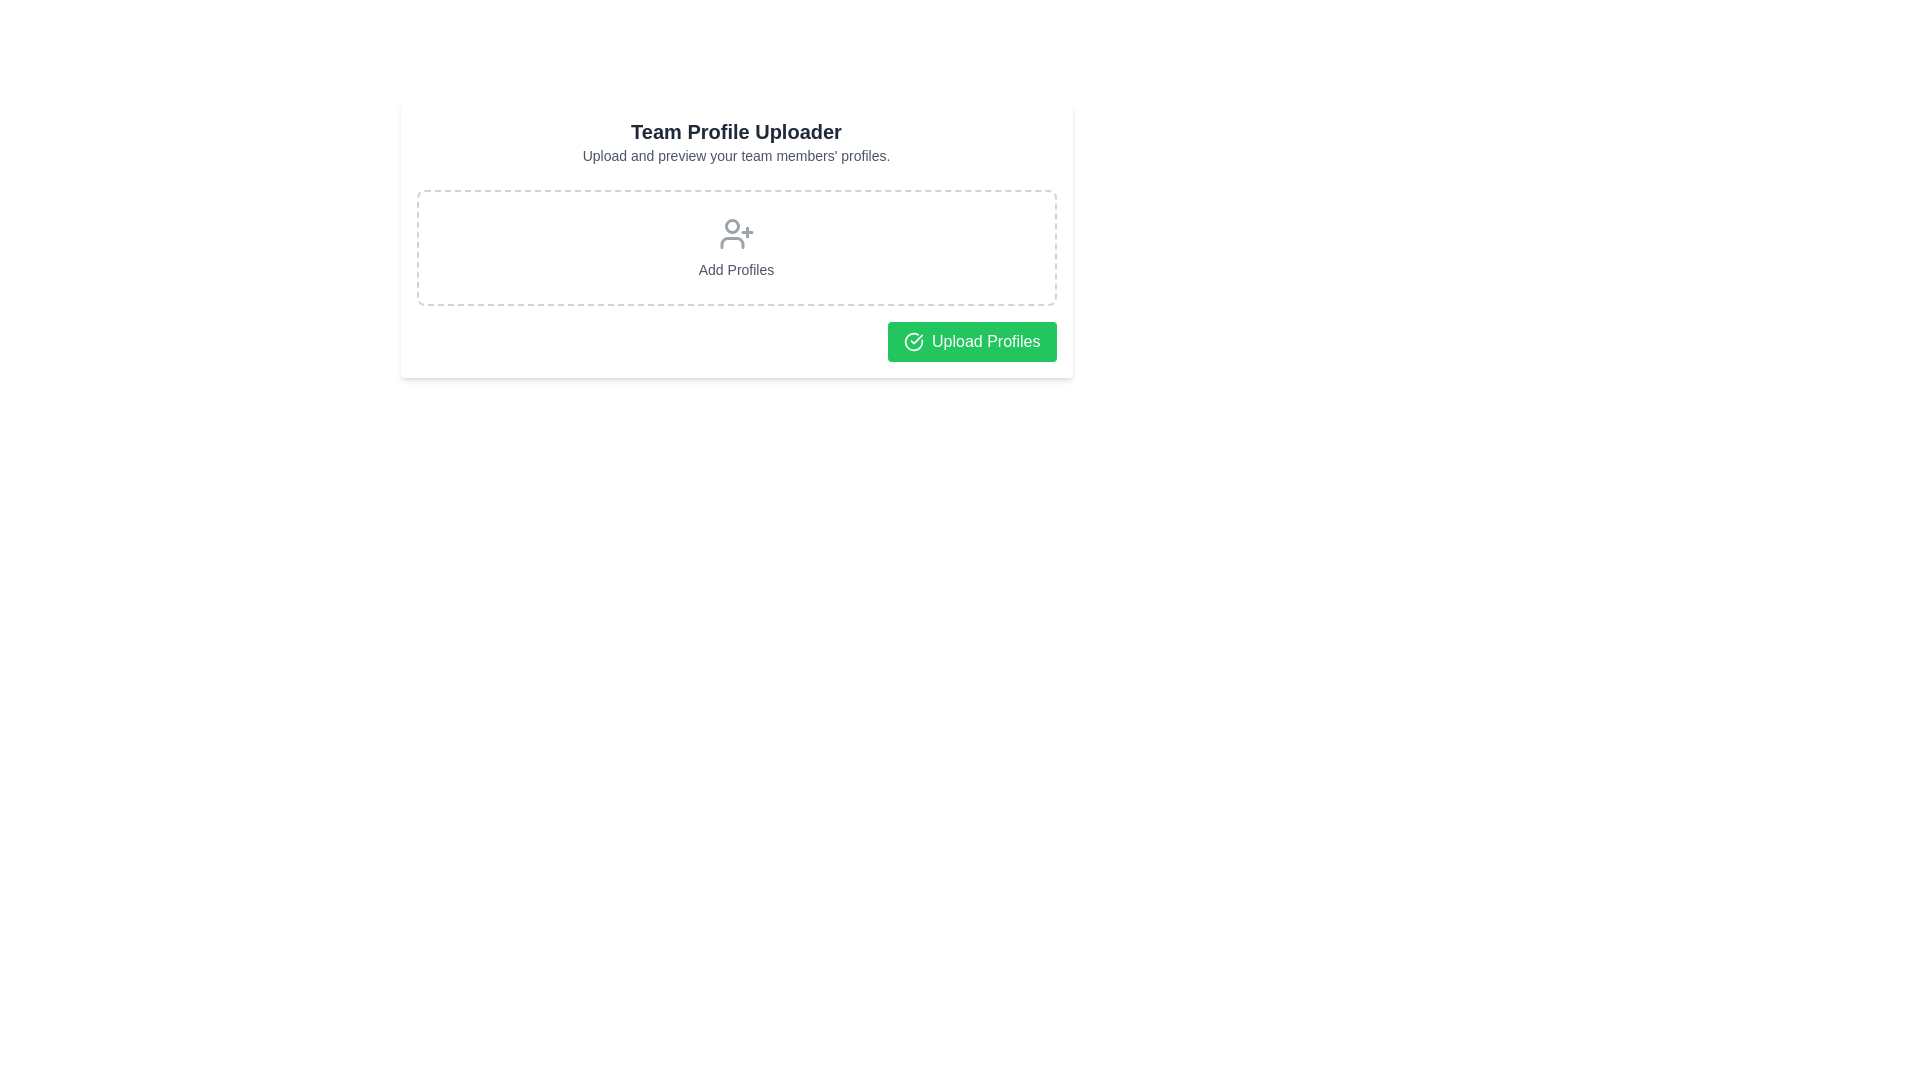 This screenshot has width=1920, height=1080. What do you see at coordinates (735, 270) in the screenshot?
I see `the 'Add Profiles' text label, which is styled in gray and positioned at the bottom center of a bordered and dashed rectangular area` at bounding box center [735, 270].